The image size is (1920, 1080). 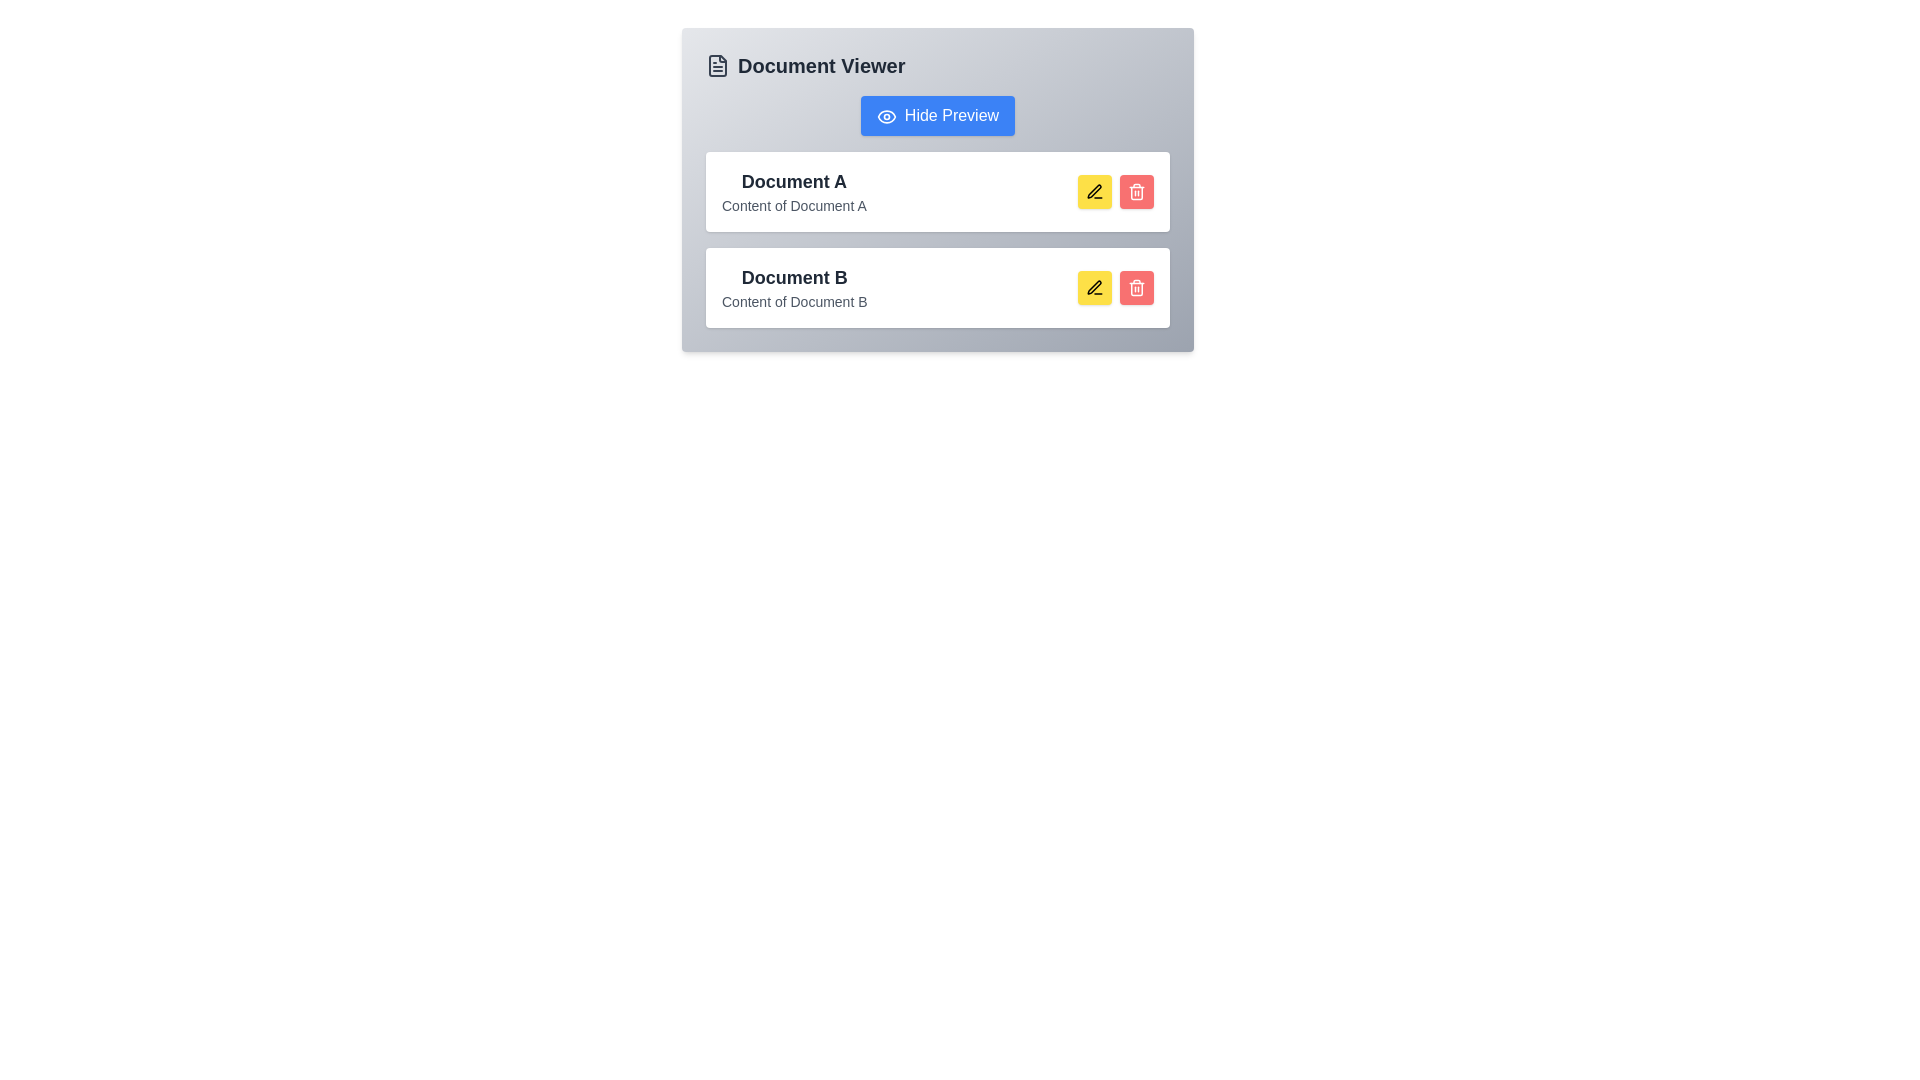 I want to click on the red deletion button with a trash icon, so click(x=1137, y=192).